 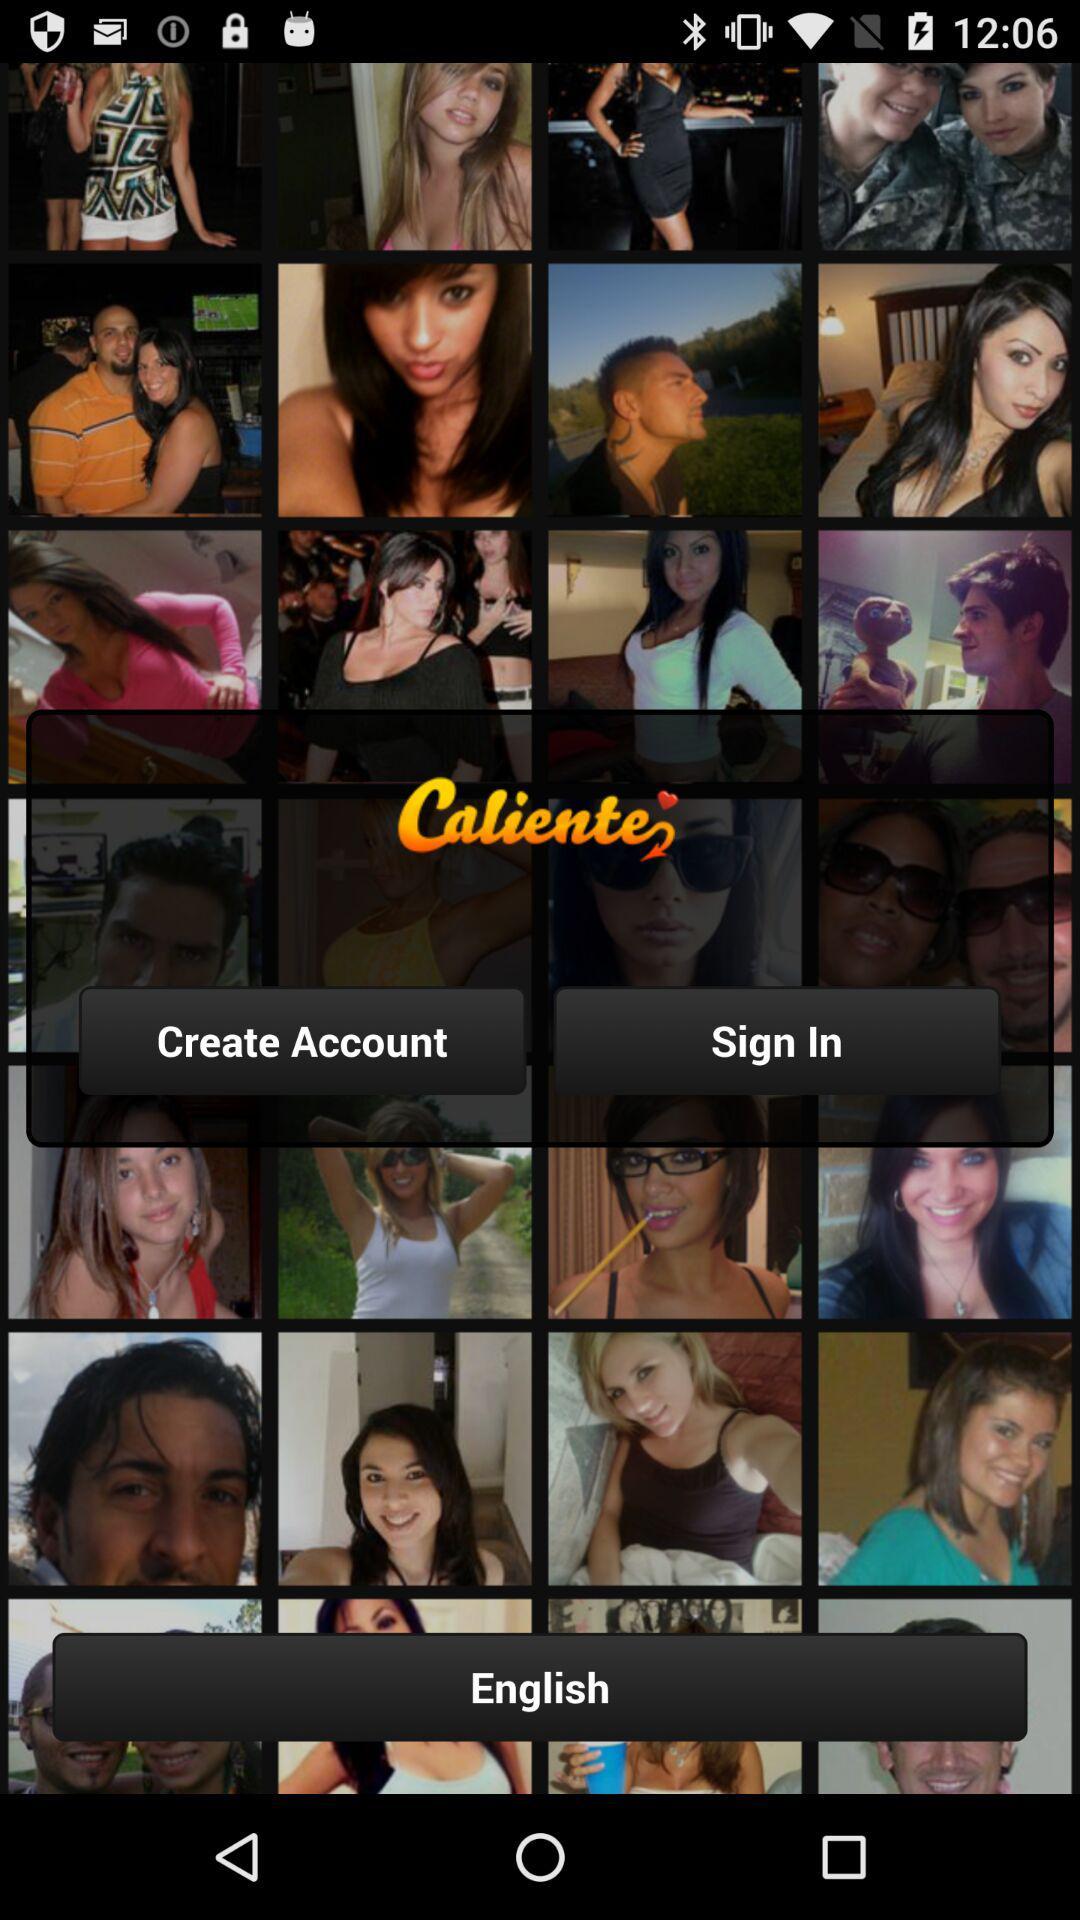 What do you see at coordinates (776, 1040) in the screenshot?
I see `button to the right of the create account item` at bounding box center [776, 1040].